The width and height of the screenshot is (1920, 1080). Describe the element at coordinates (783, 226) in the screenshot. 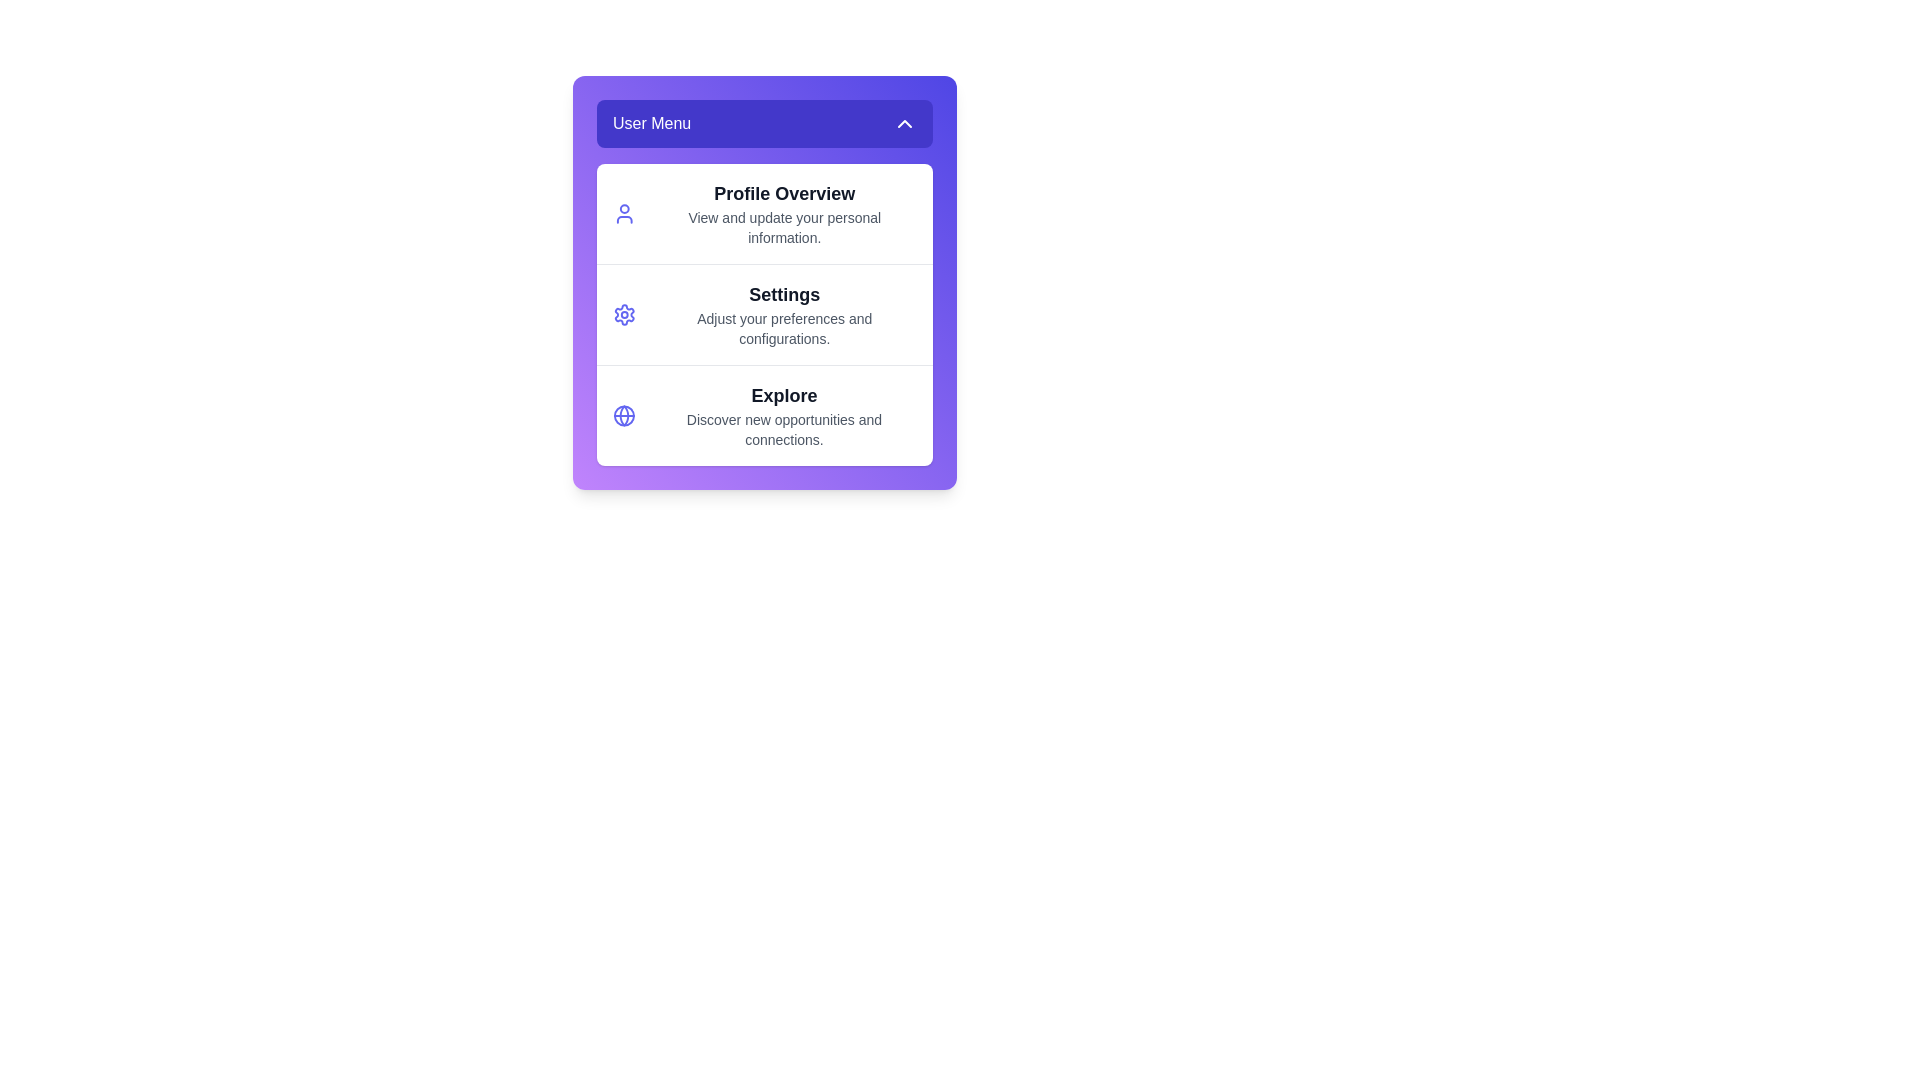

I see `the descriptive Text Label that provides information about the 'Profile Overview' section, located directly below the 'Profile Overview' title in the 'User Menu' card interface` at that location.